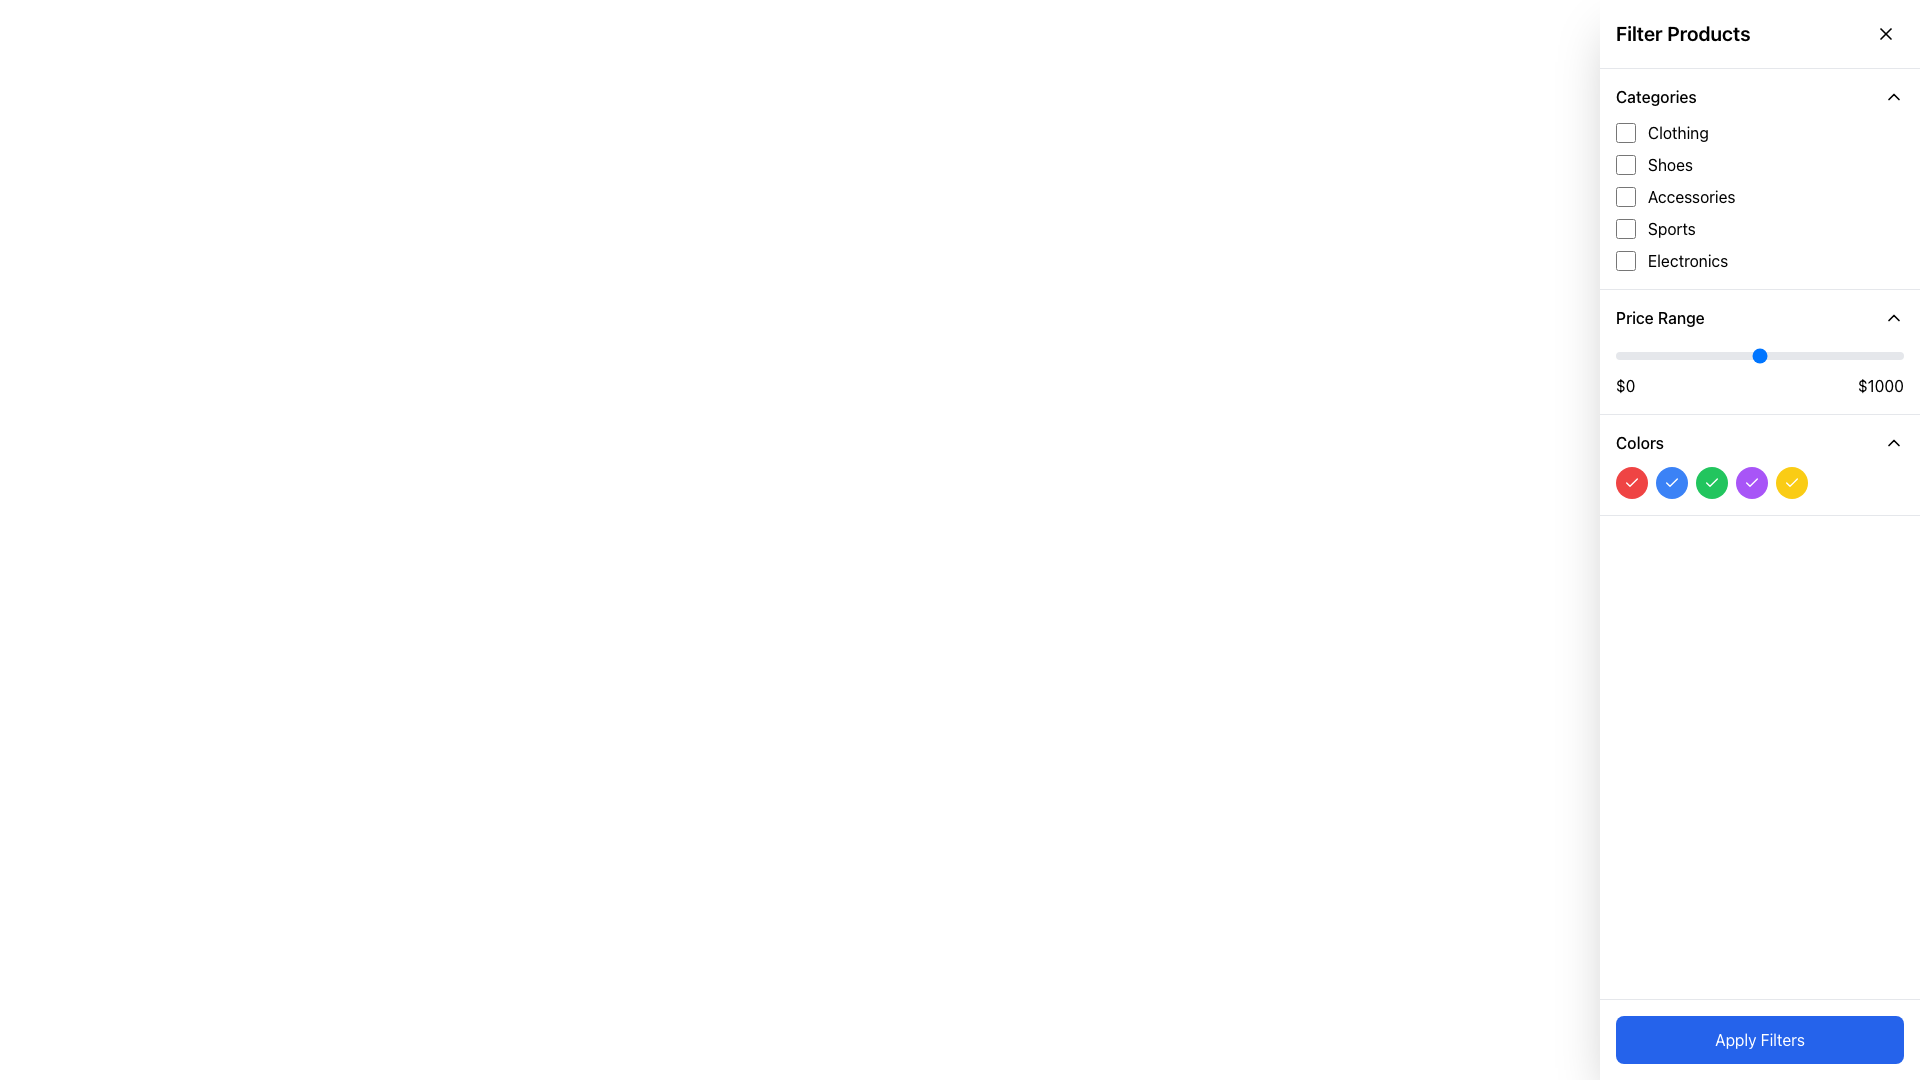 The height and width of the screenshot is (1080, 1920). I want to click on the small white checkmark icon within the blue circular button, which is the second button in the 'Colors' section, so click(1671, 482).